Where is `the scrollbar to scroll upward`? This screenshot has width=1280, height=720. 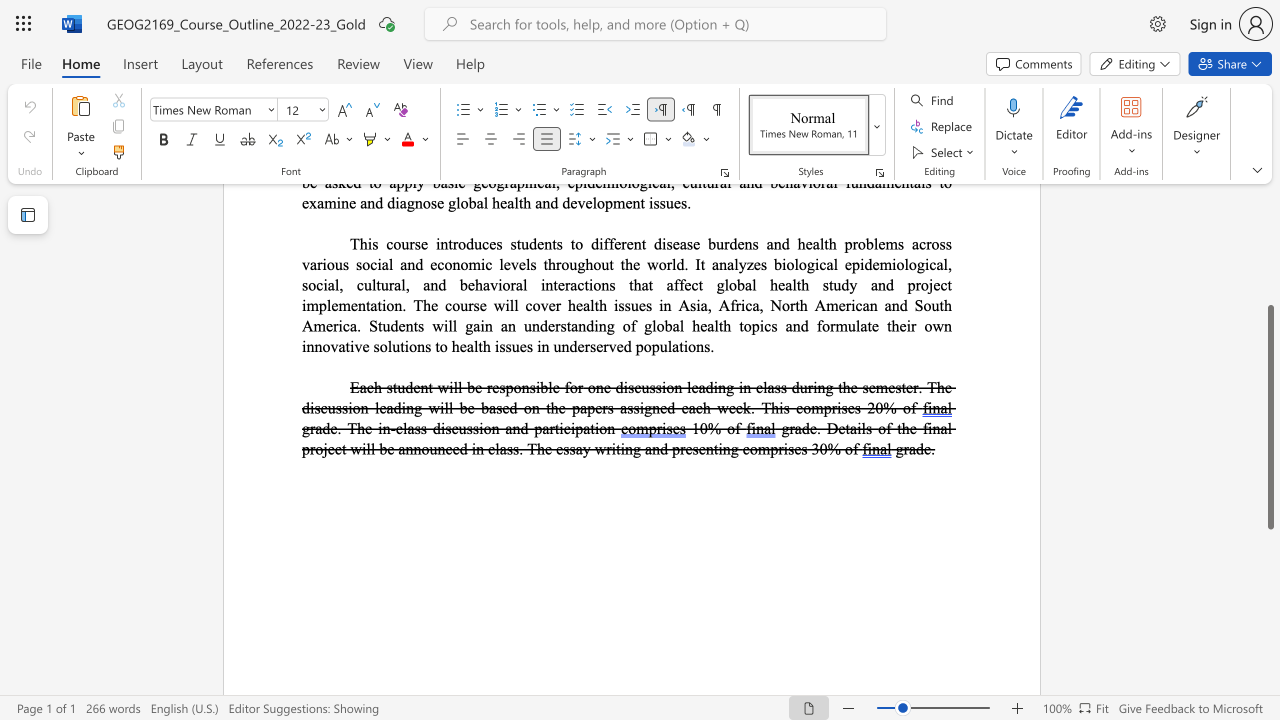
the scrollbar to scroll upward is located at coordinates (1269, 270).